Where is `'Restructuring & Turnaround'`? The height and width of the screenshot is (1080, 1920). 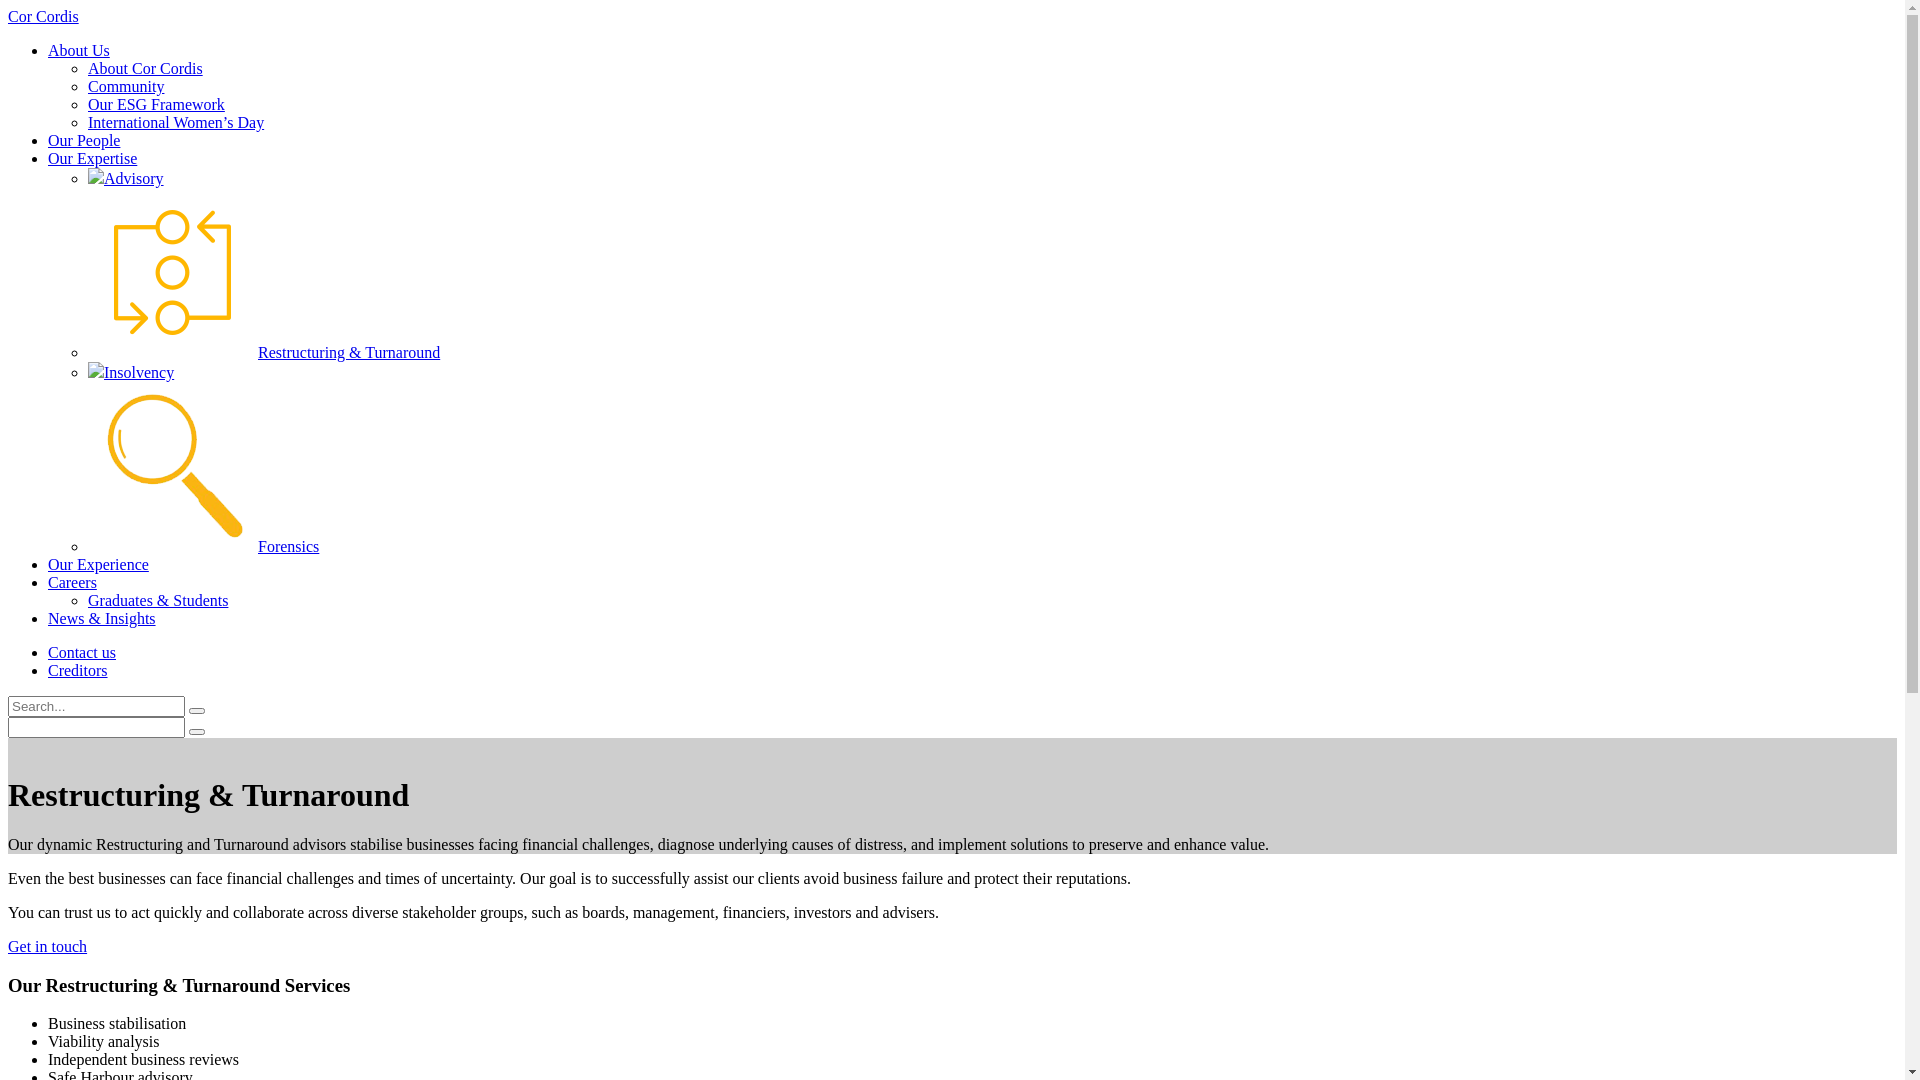
'Restructuring & Turnaround' is located at coordinates (263, 351).